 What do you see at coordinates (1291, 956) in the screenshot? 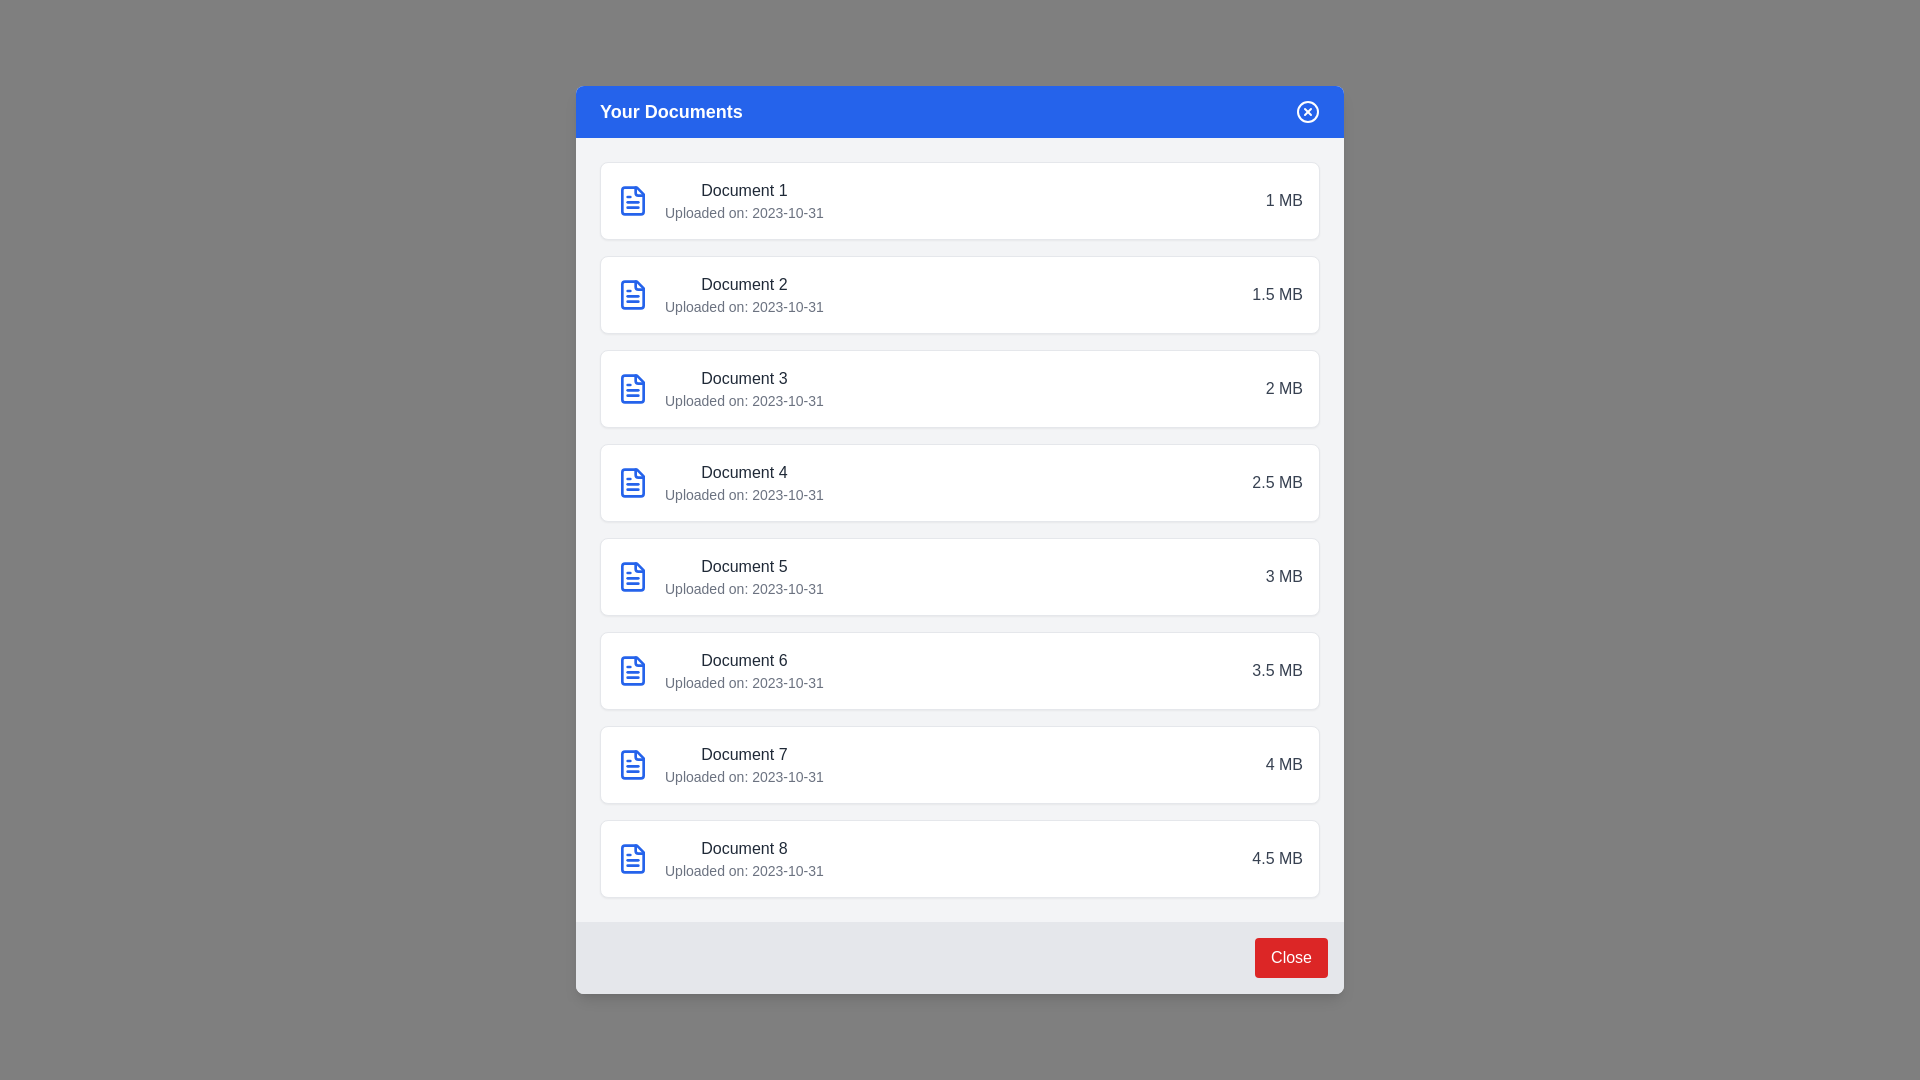
I see `the 'Close' button to close the dialog` at bounding box center [1291, 956].